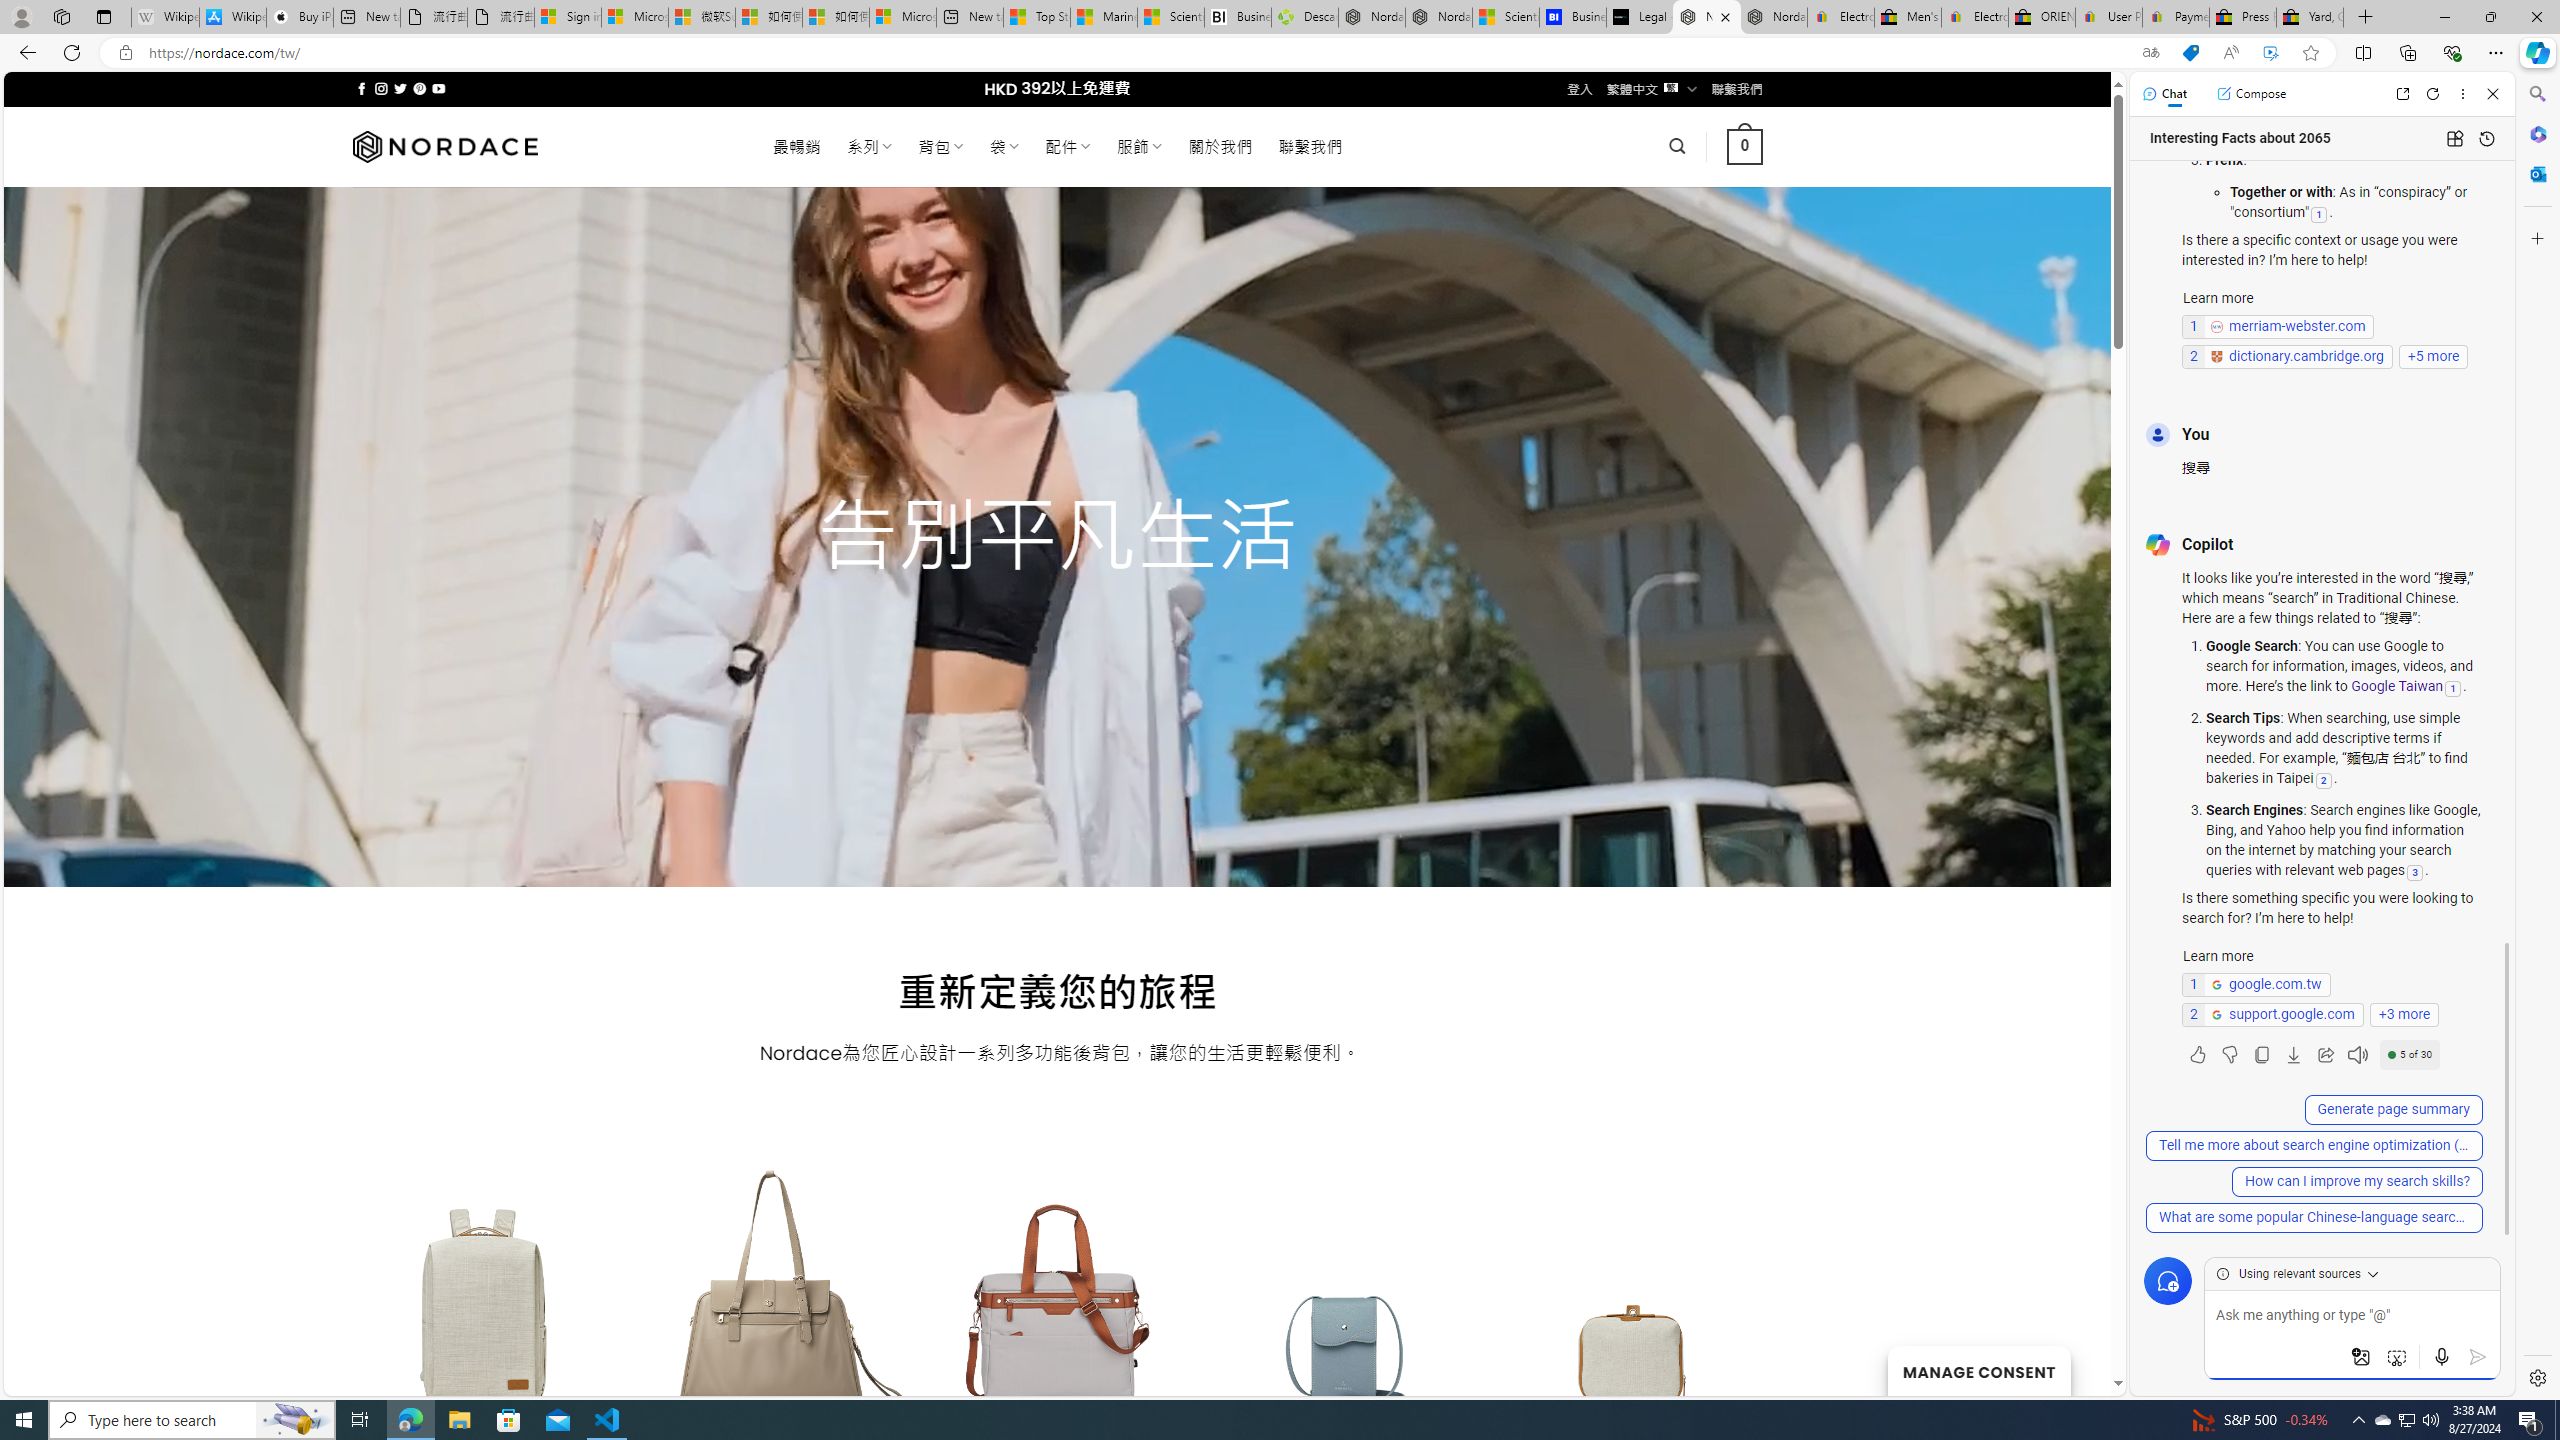 Image resolution: width=2560 pixels, height=1440 pixels. I want to click on 'Follow on Instagram', so click(380, 88).